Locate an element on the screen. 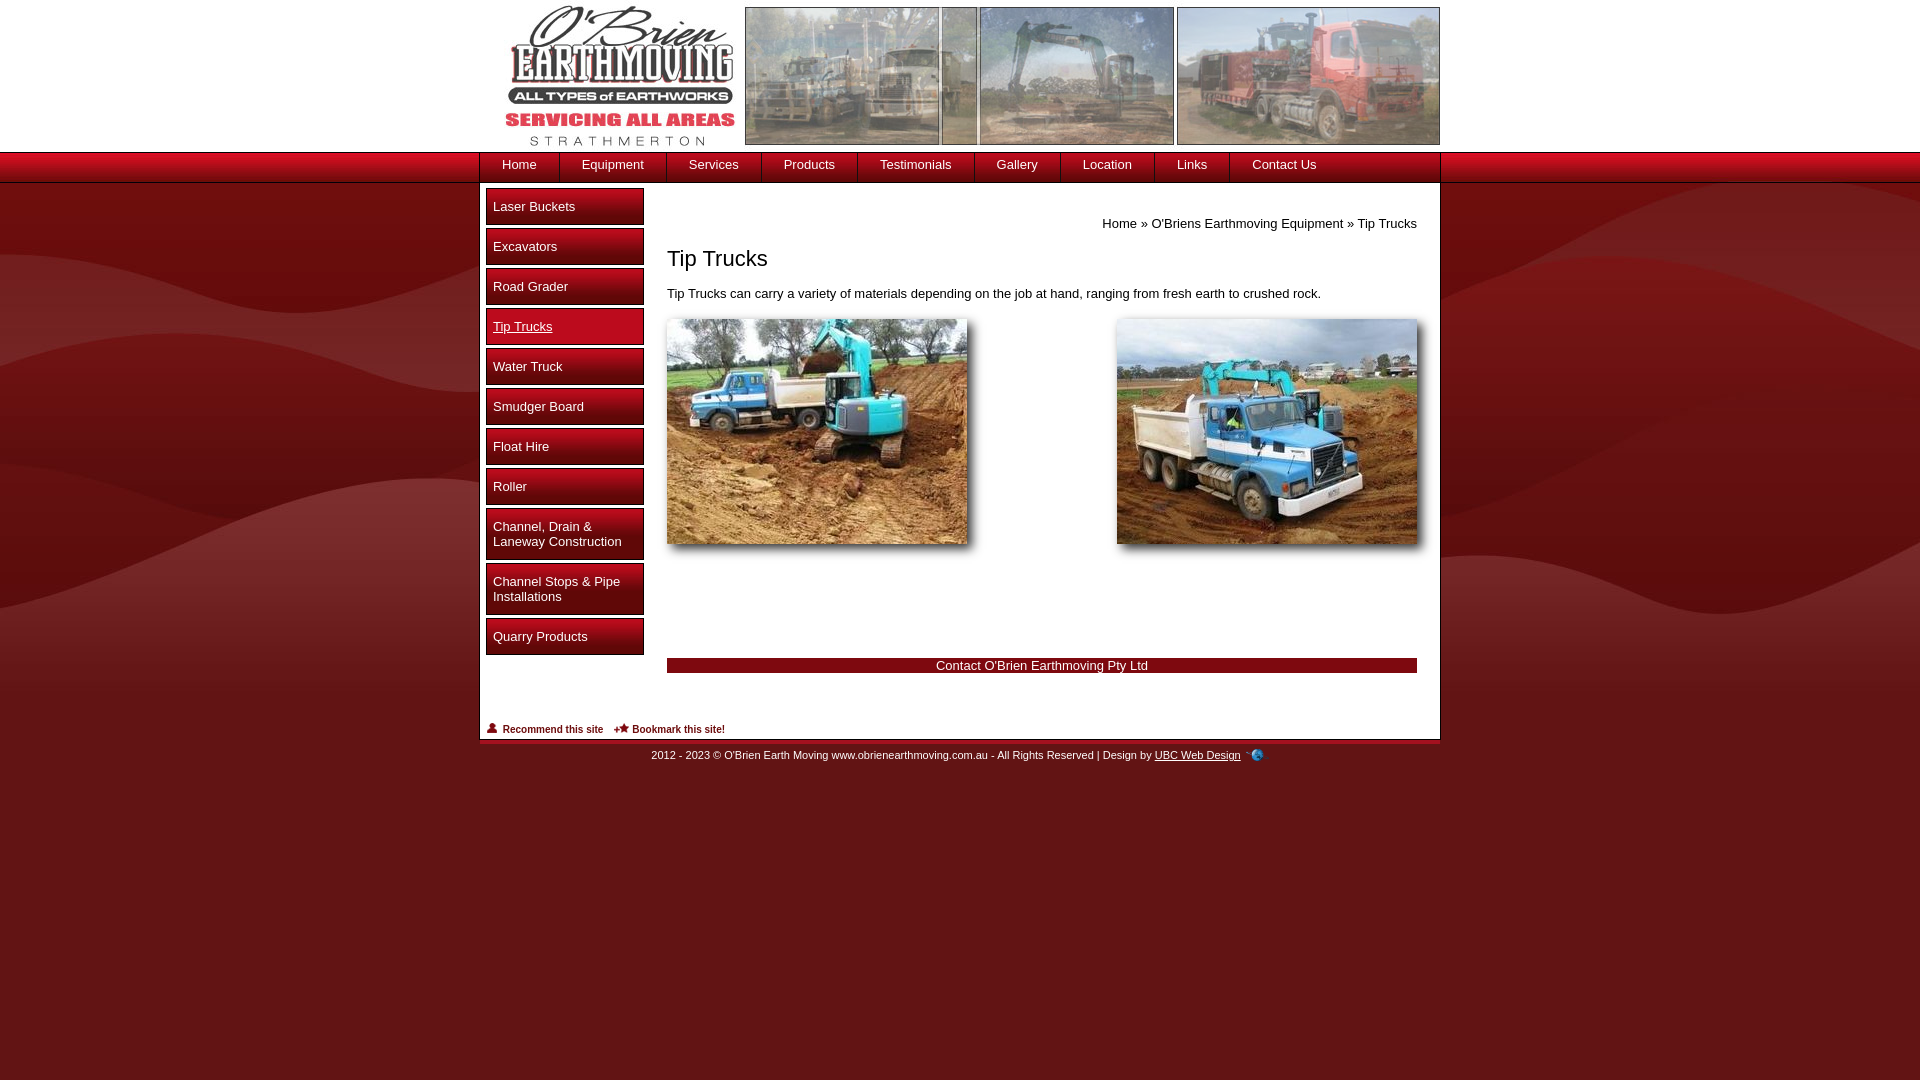  'O'Briens Earthmoving Equipment' is located at coordinates (1152, 223).